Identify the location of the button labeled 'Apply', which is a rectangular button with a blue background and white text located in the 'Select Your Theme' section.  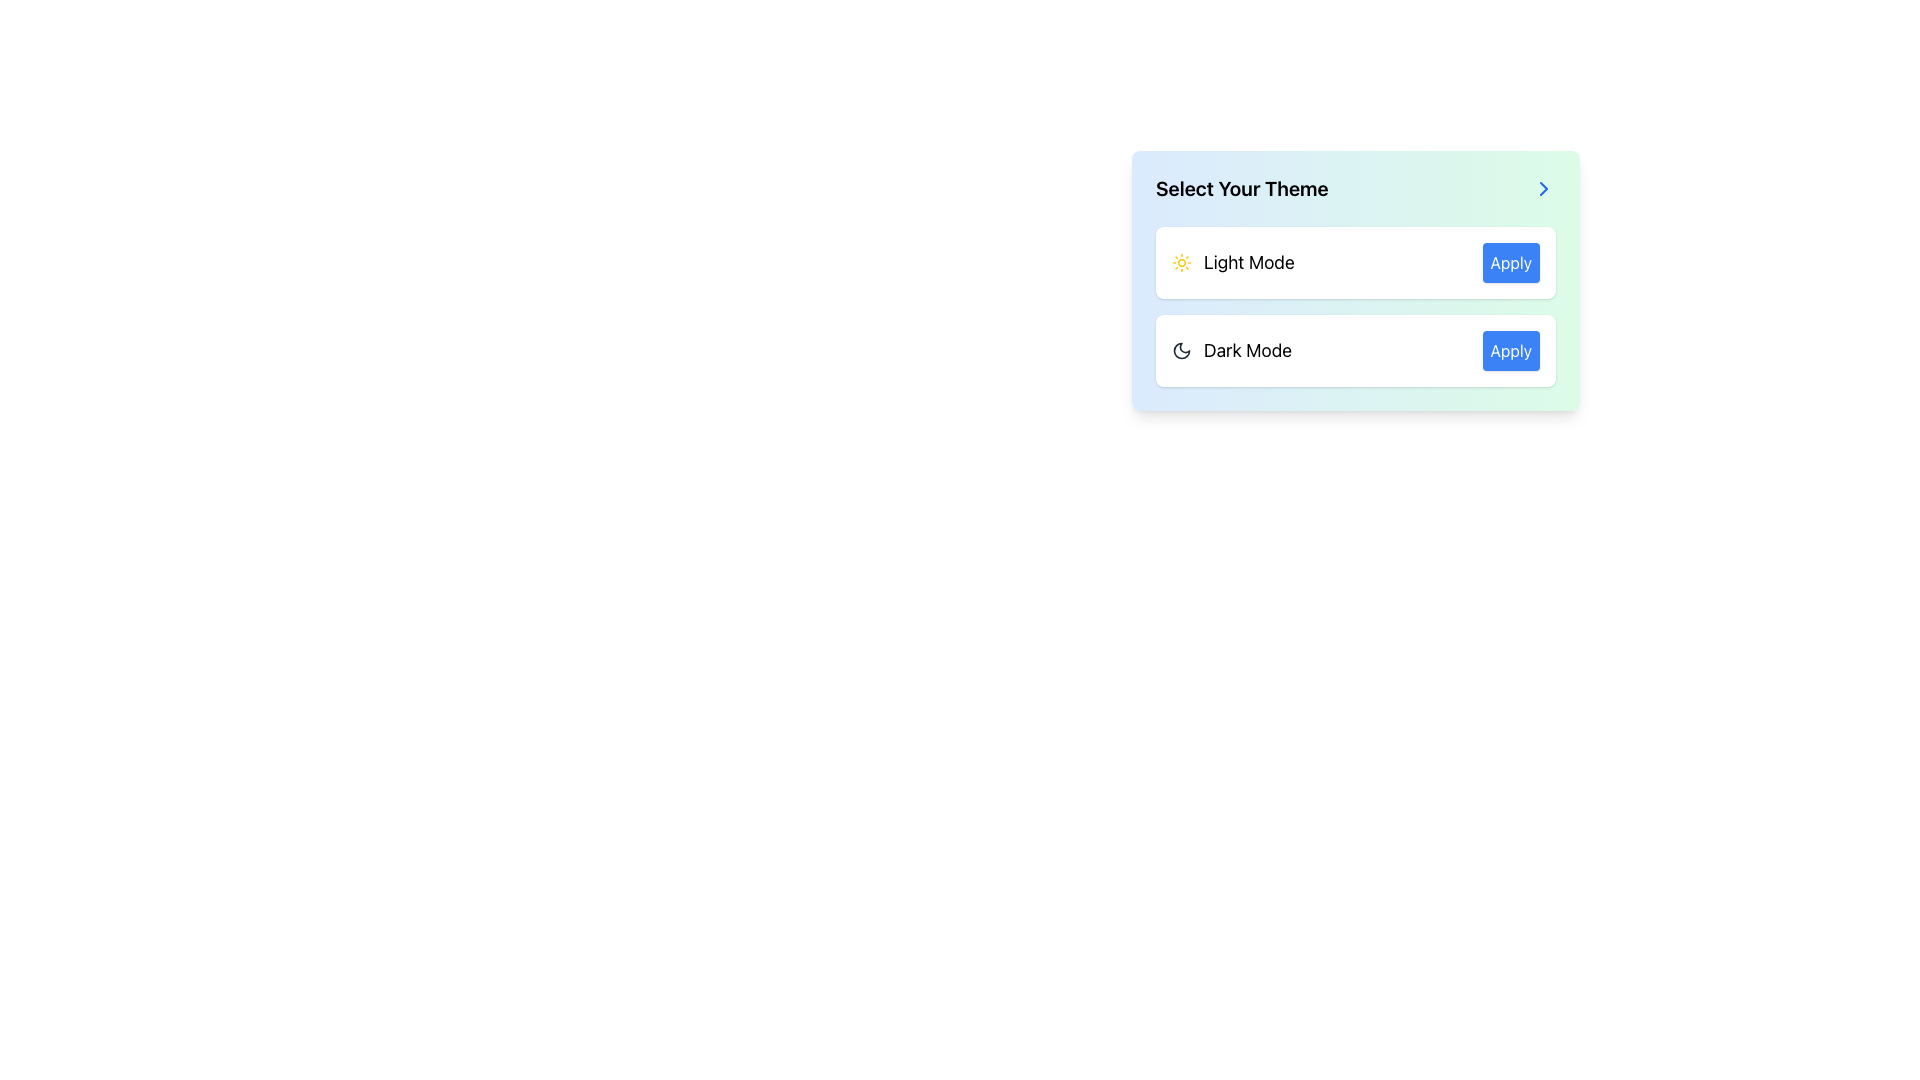
(1511, 261).